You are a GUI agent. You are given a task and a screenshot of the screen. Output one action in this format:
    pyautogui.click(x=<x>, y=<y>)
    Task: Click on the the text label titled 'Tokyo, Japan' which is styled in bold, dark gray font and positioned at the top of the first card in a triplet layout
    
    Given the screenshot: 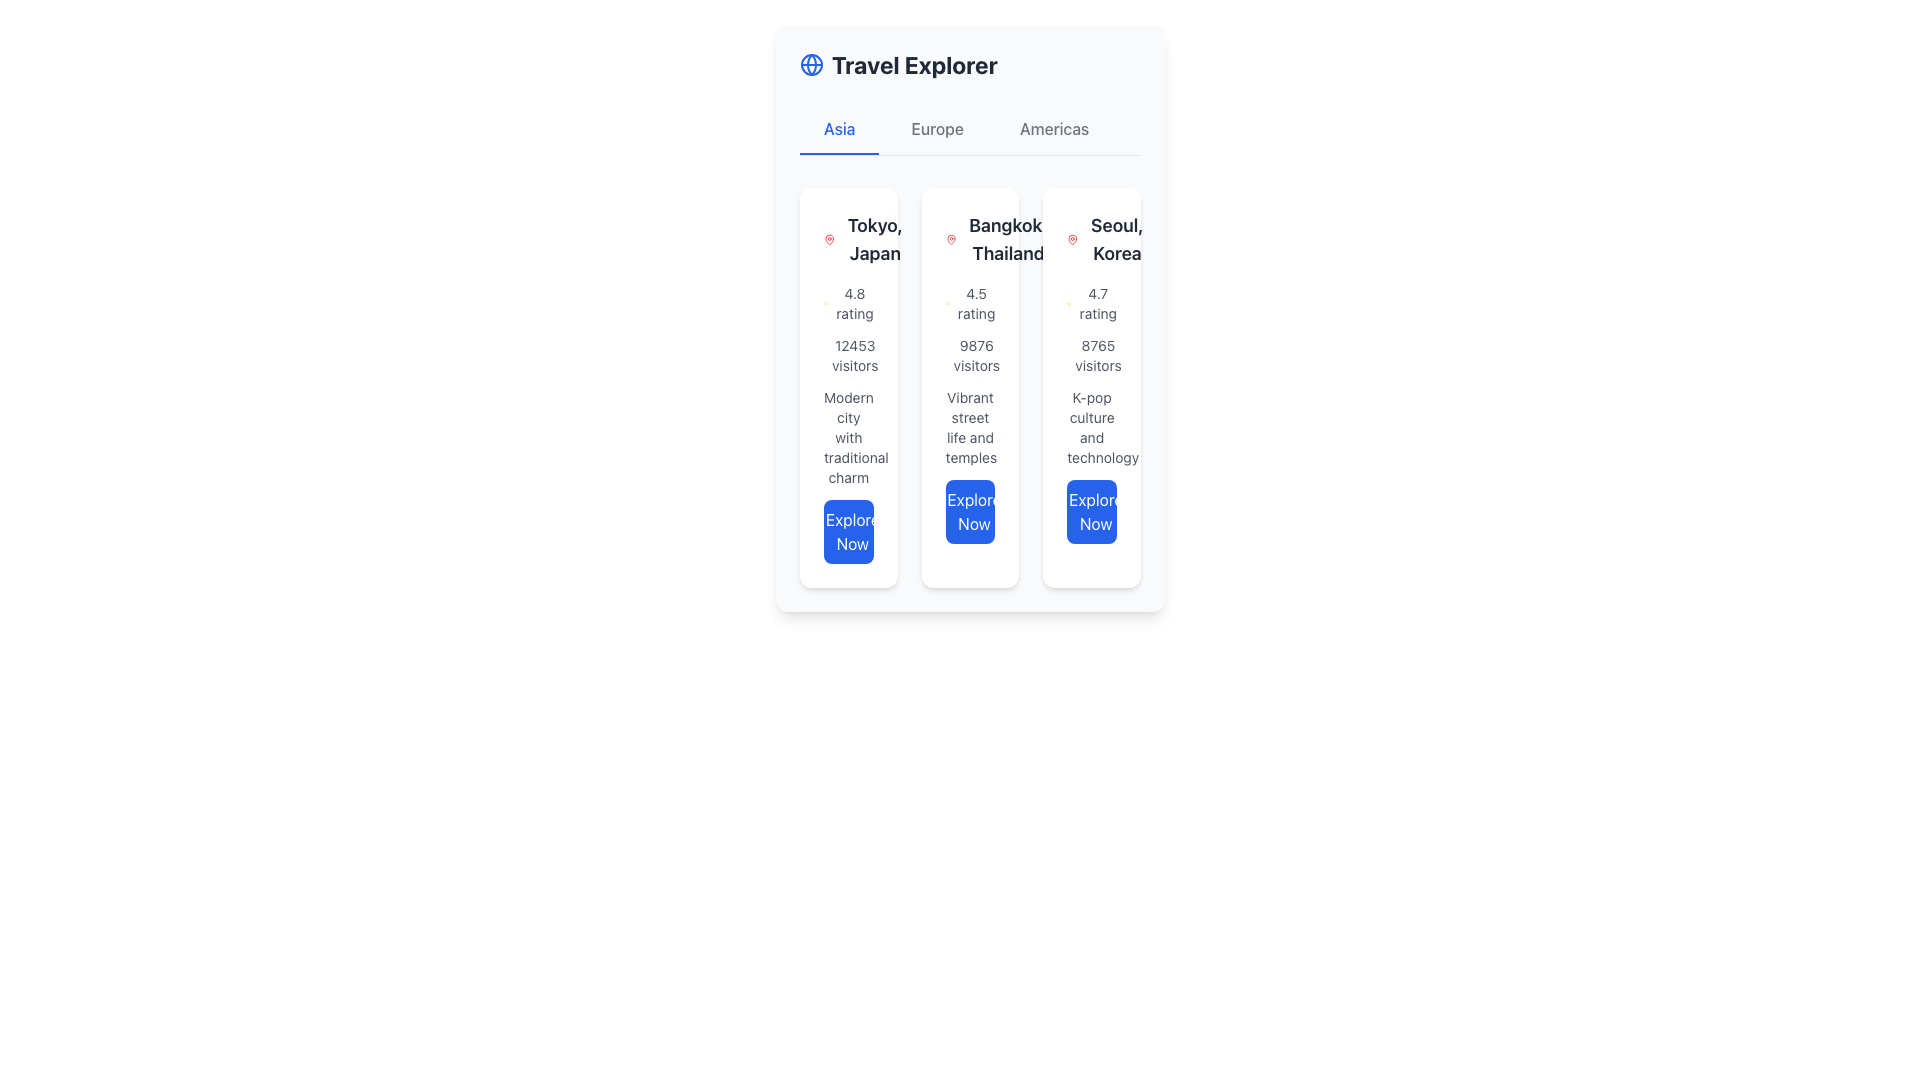 What is the action you would take?
    pyautogui.click(x=875, y=238)
    